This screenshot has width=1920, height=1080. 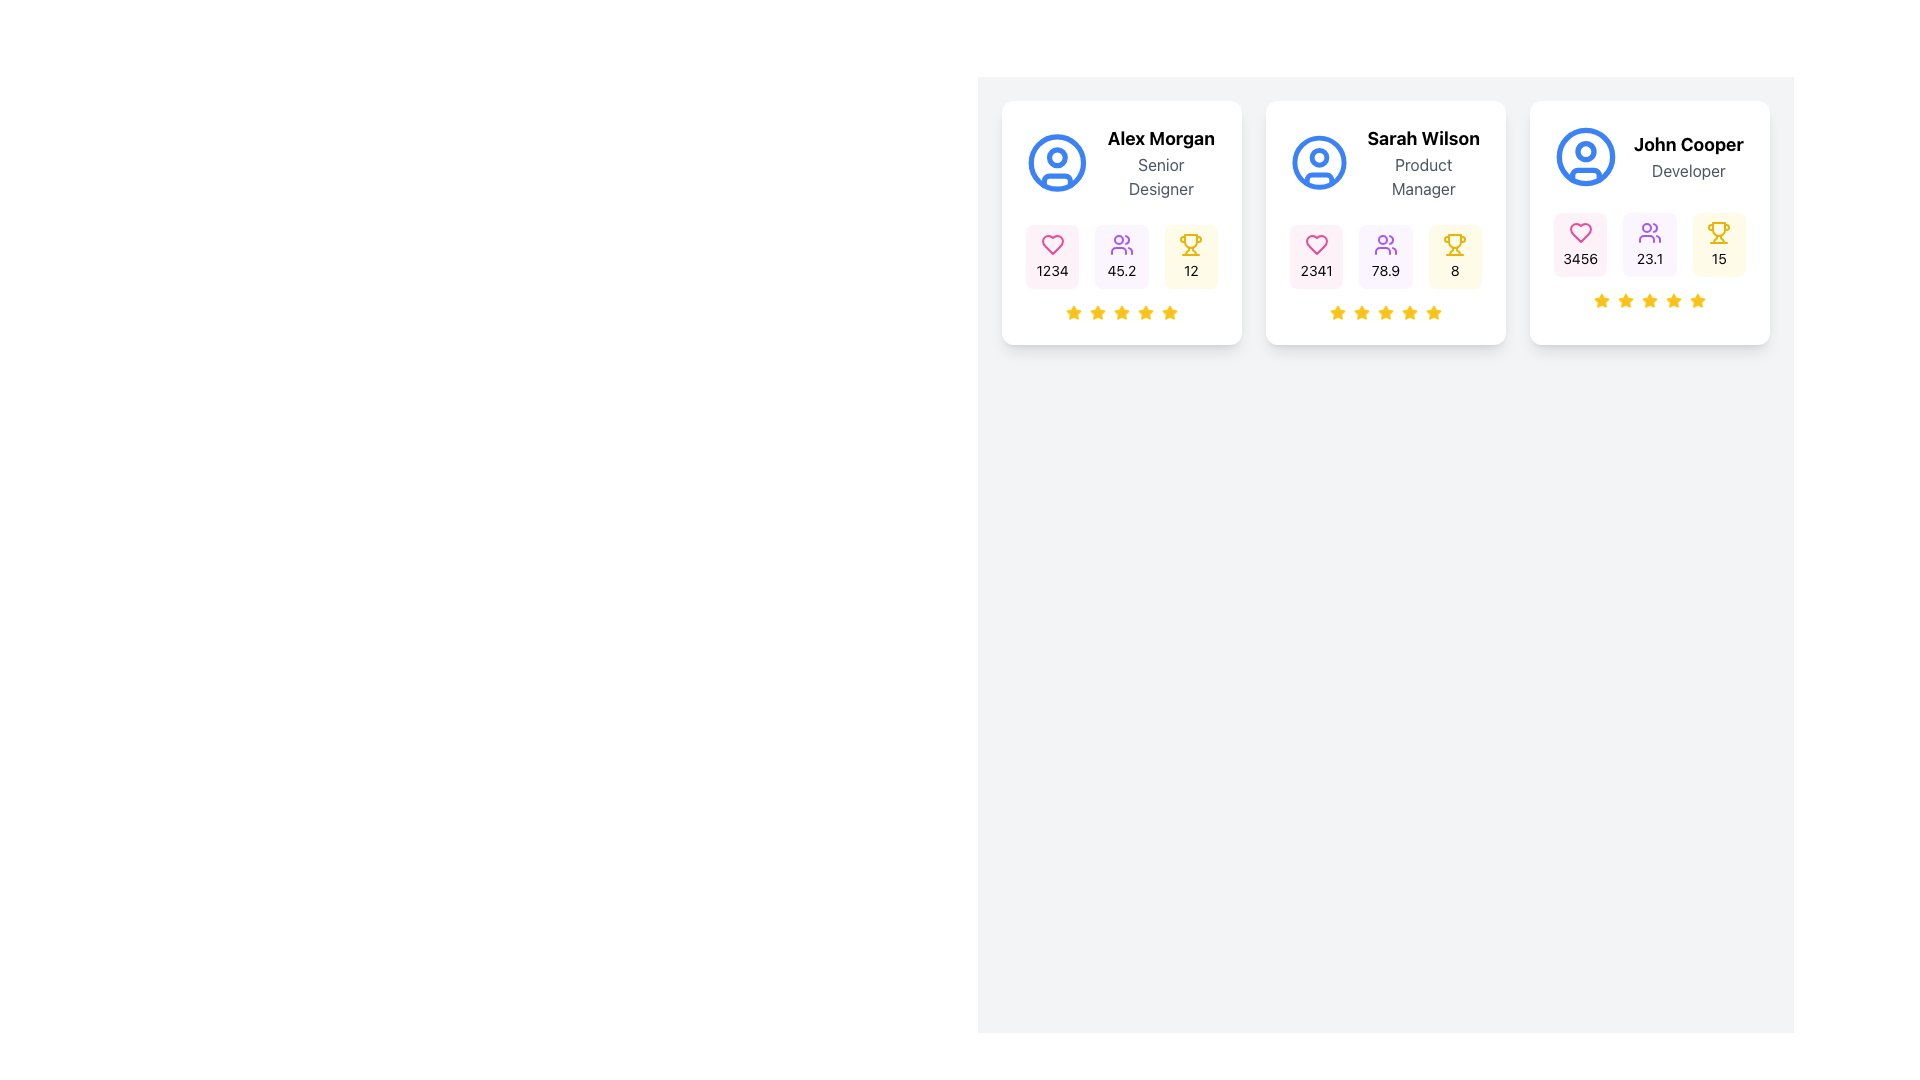 I want to click on name and title information from the text label located above the statistical information section in the rightmost profile card, which uses a distinct font and color to differentiate roles and names, so click(x=1687, y=156).